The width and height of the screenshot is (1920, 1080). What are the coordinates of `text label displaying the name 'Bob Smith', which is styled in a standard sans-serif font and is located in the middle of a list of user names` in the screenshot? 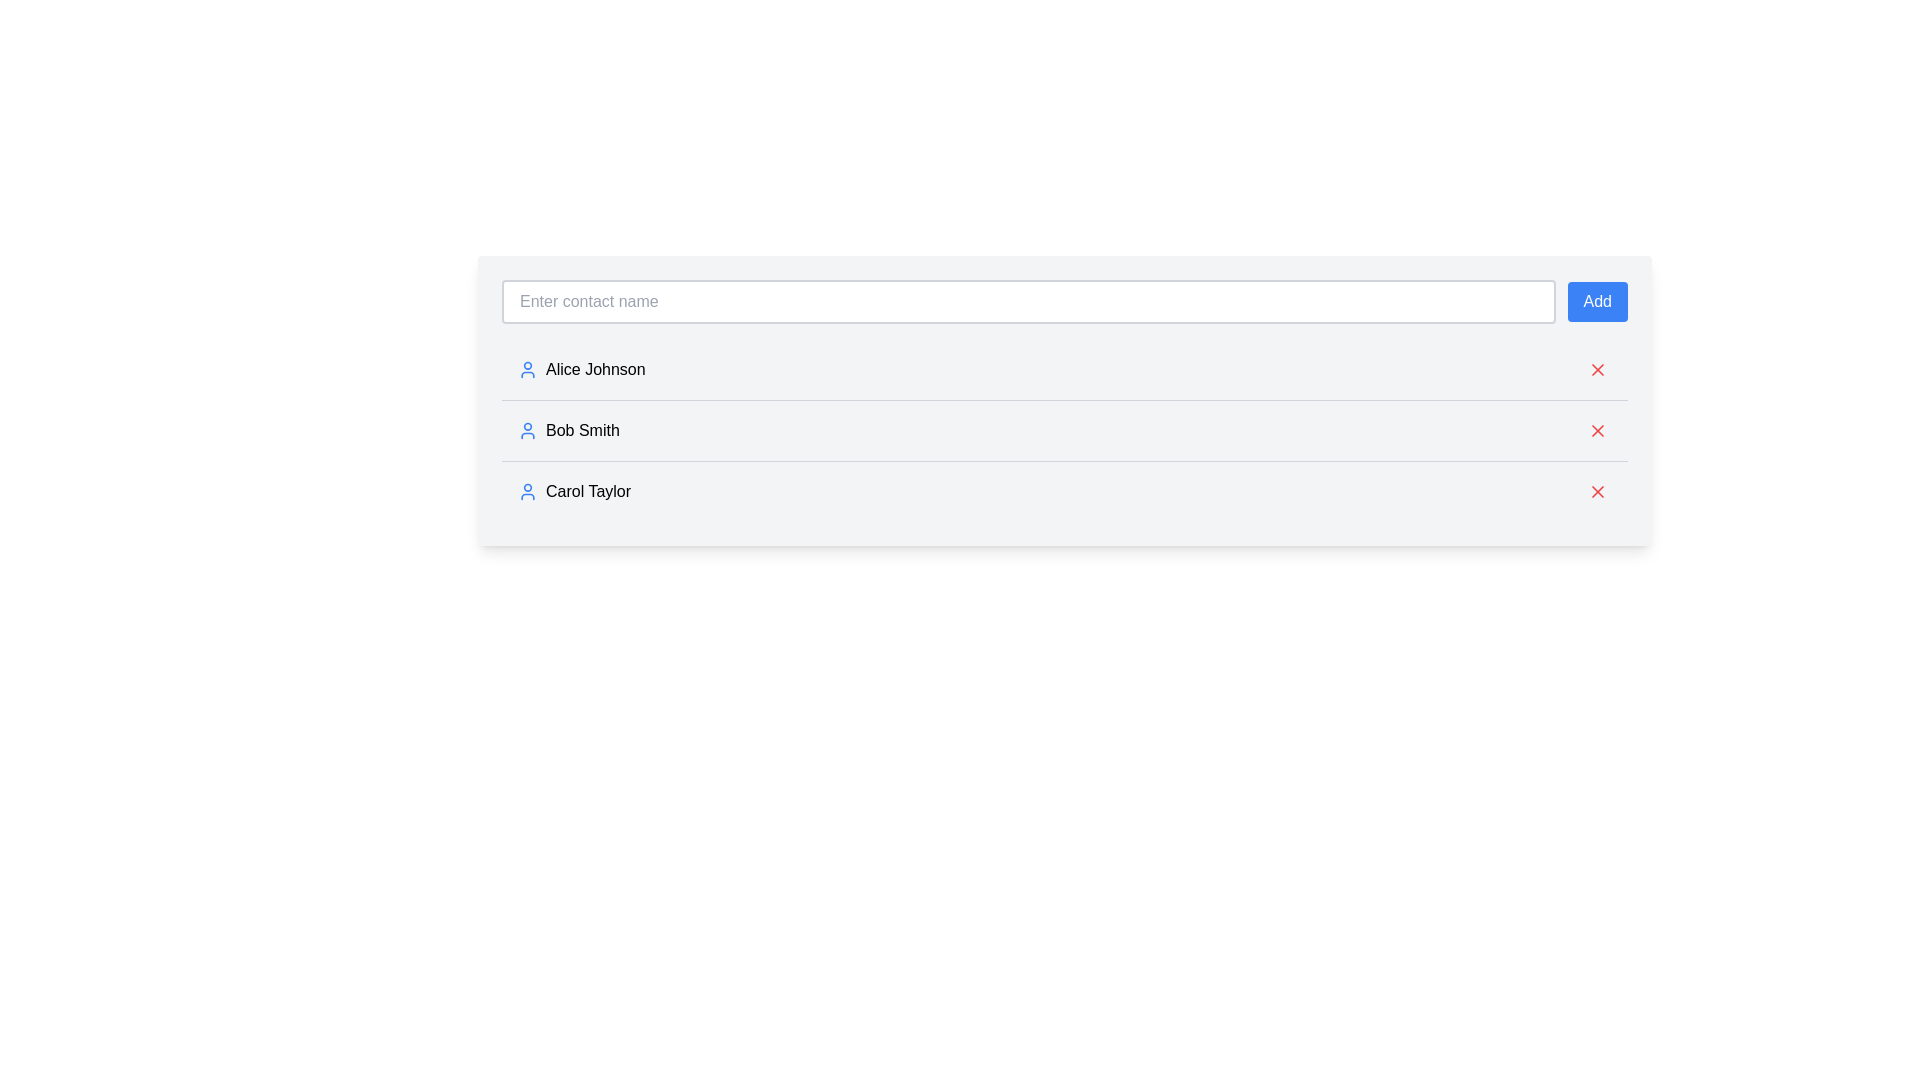 It's located at (567, 430).